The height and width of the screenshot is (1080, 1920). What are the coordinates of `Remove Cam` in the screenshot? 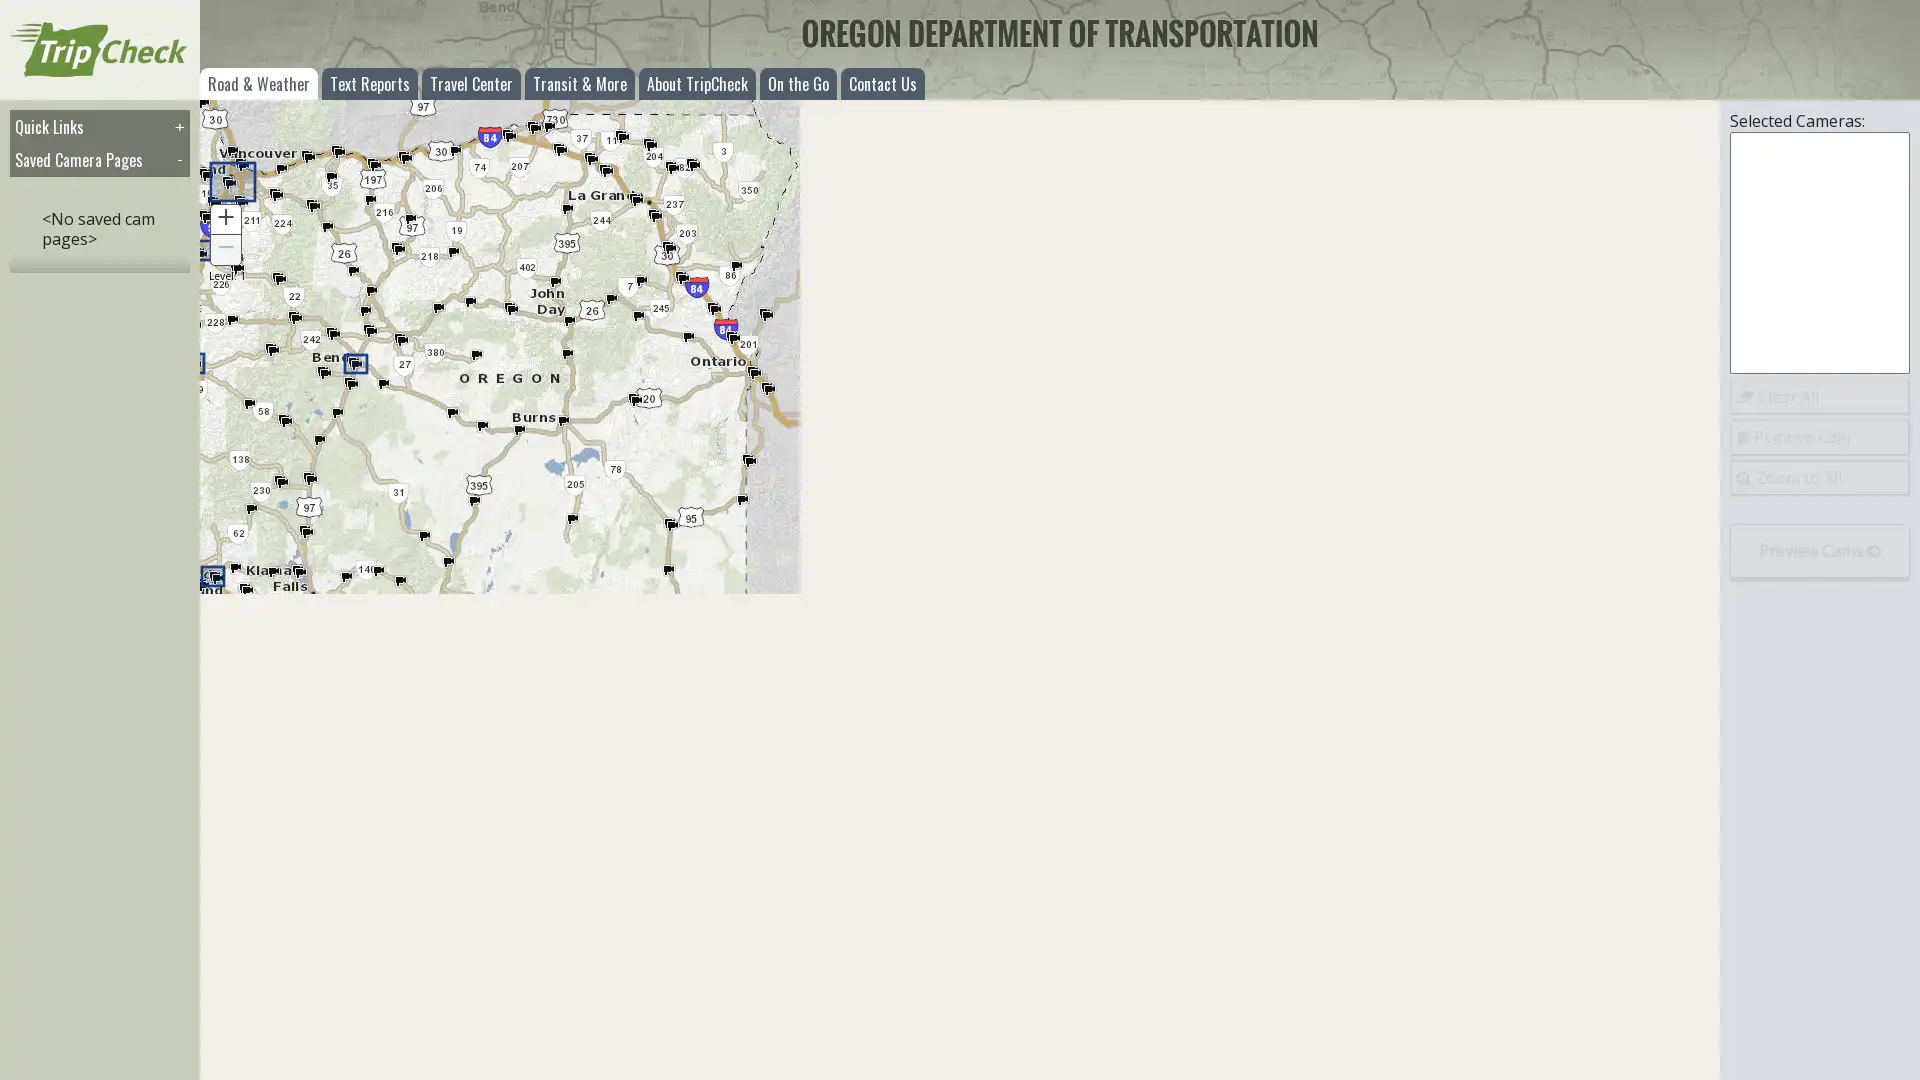 It's located at (1819, 435).